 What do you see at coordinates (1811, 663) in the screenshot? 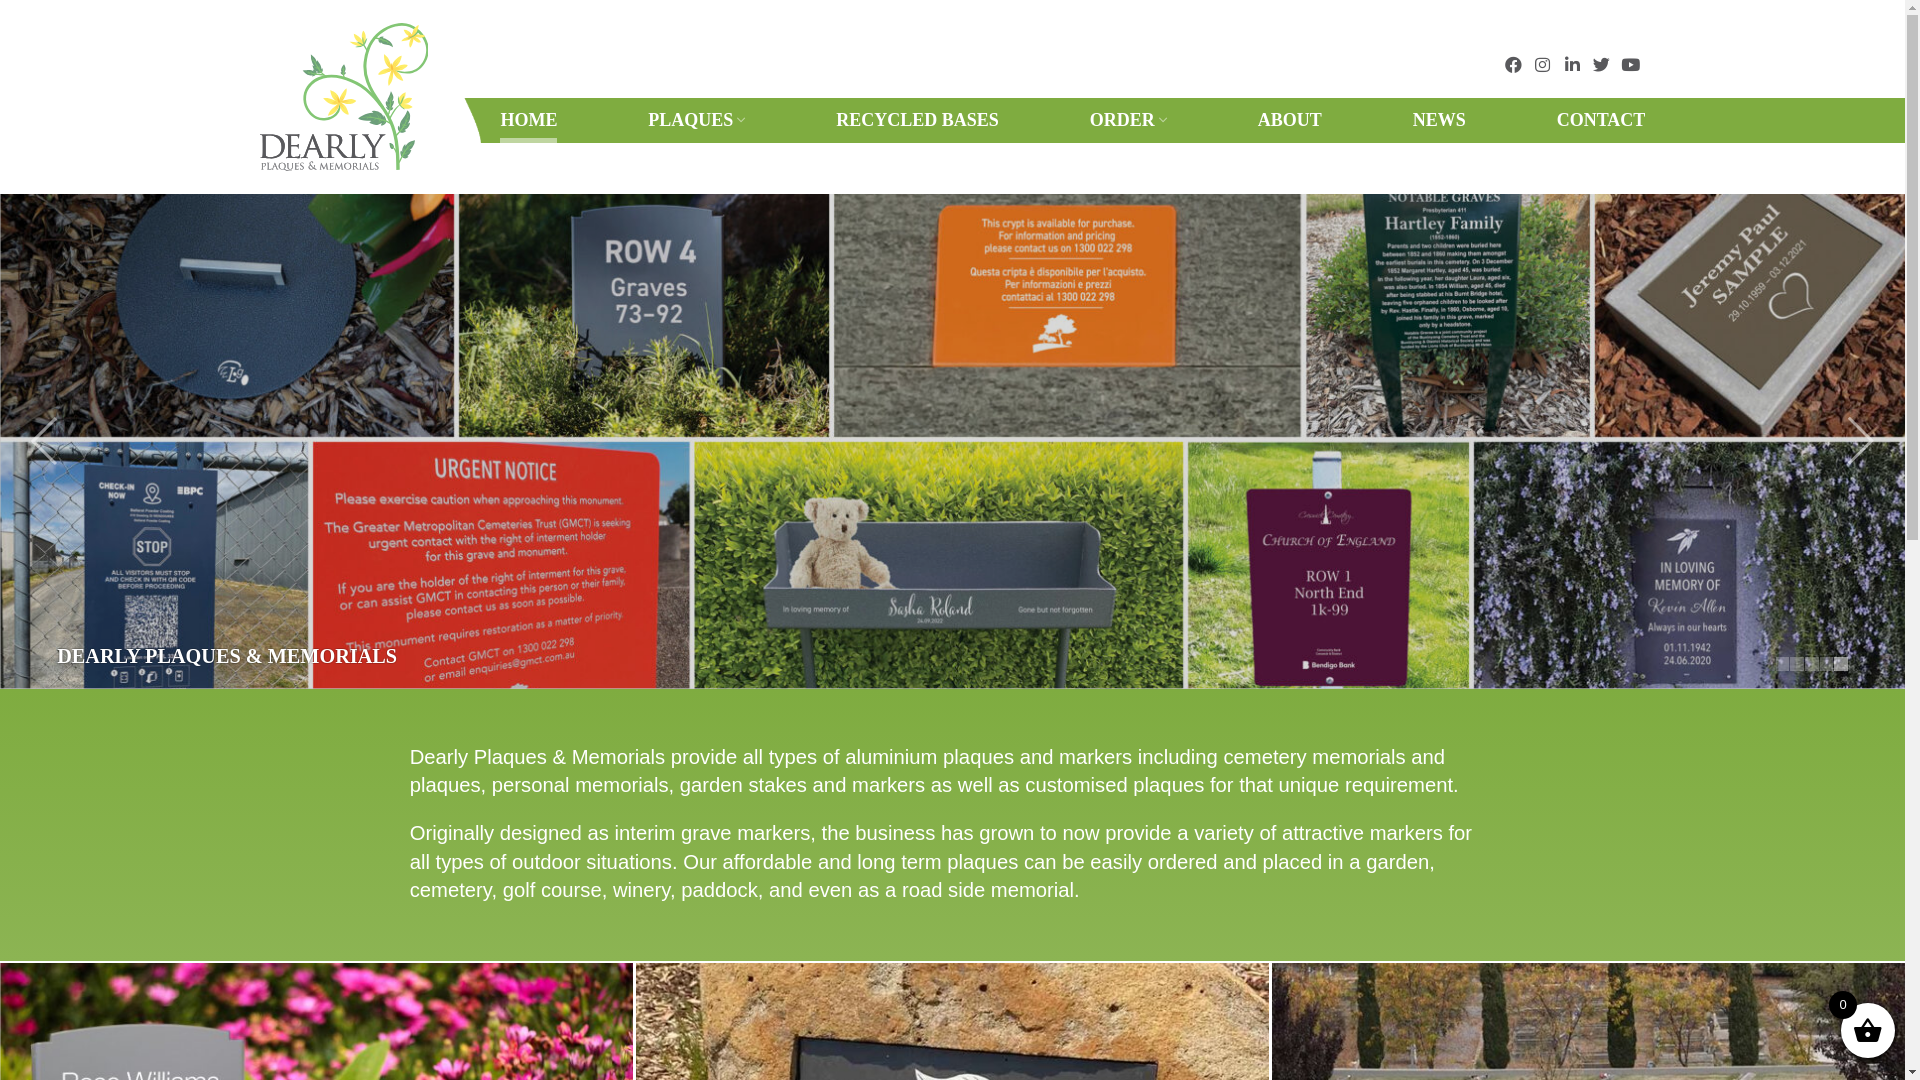
I see `'3'` at bounding box center [1811, 663].